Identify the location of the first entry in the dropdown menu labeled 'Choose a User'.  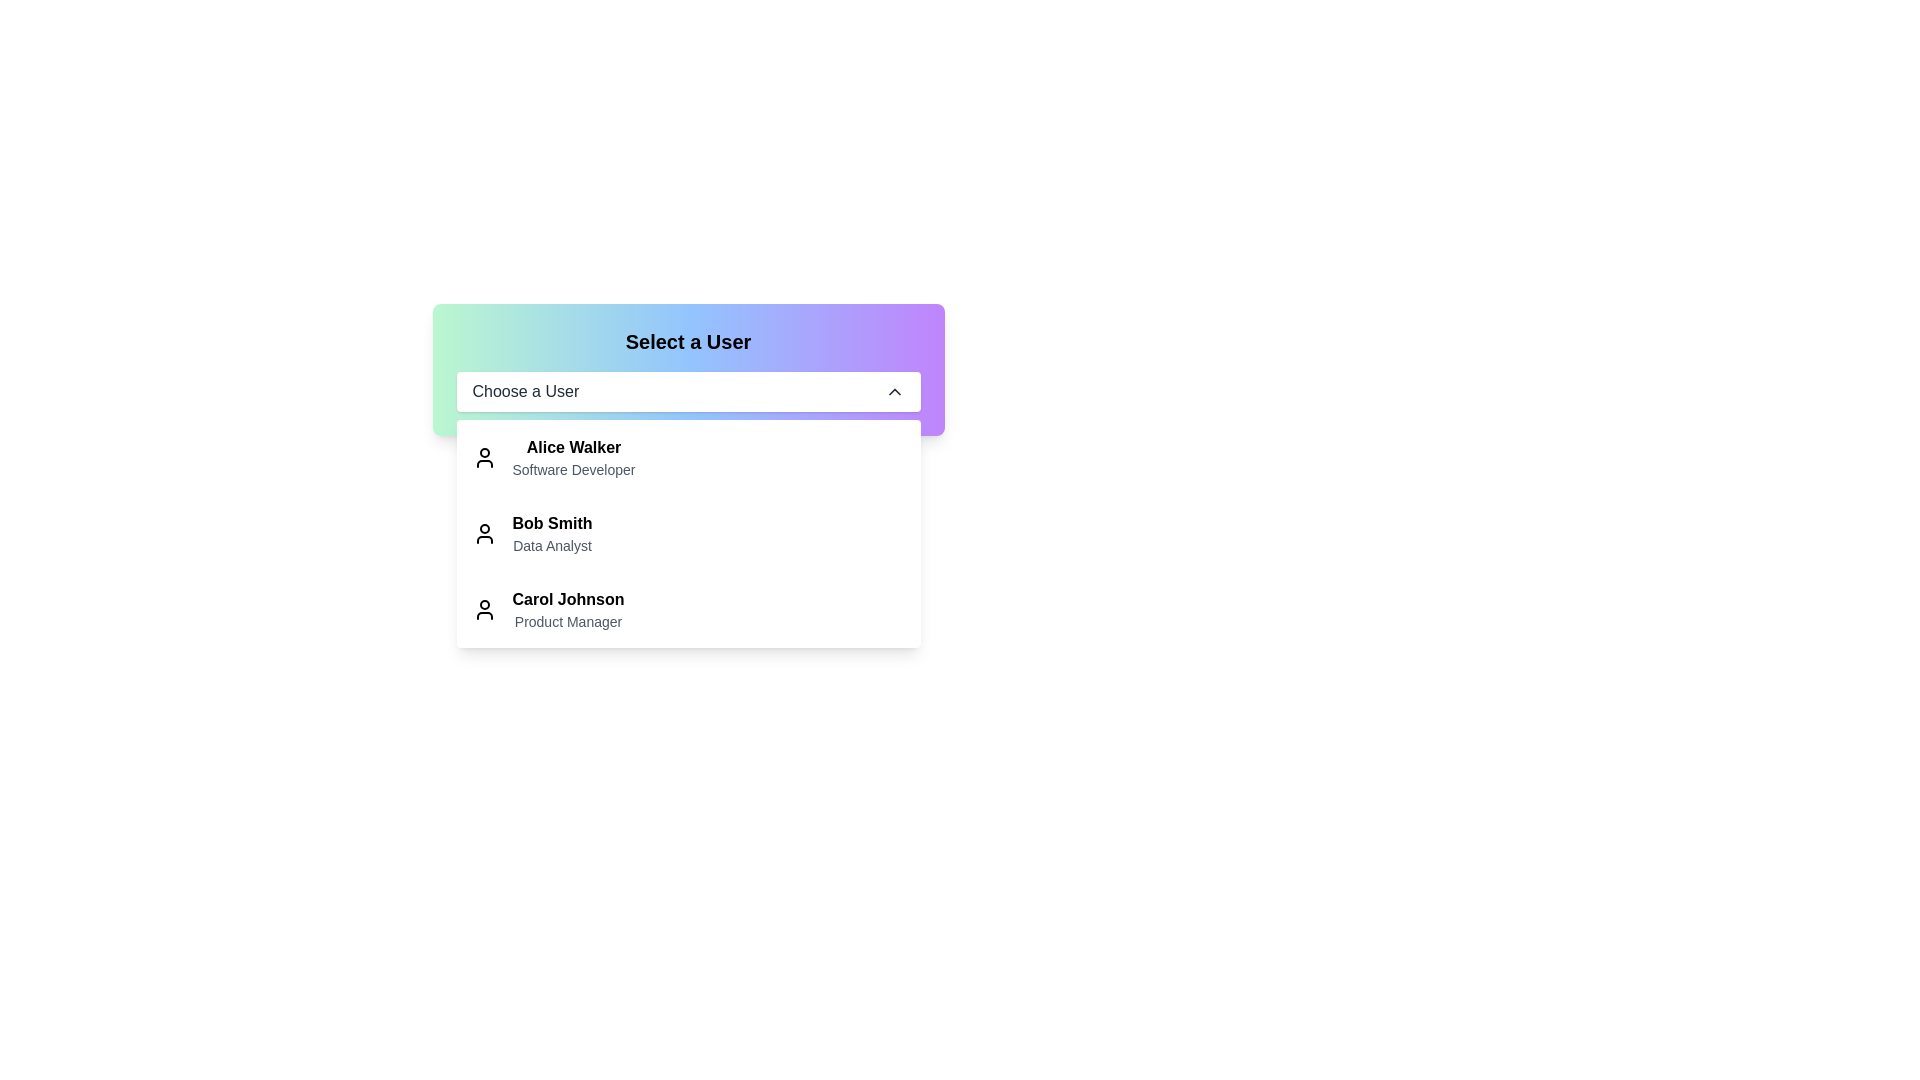
(572, 458).